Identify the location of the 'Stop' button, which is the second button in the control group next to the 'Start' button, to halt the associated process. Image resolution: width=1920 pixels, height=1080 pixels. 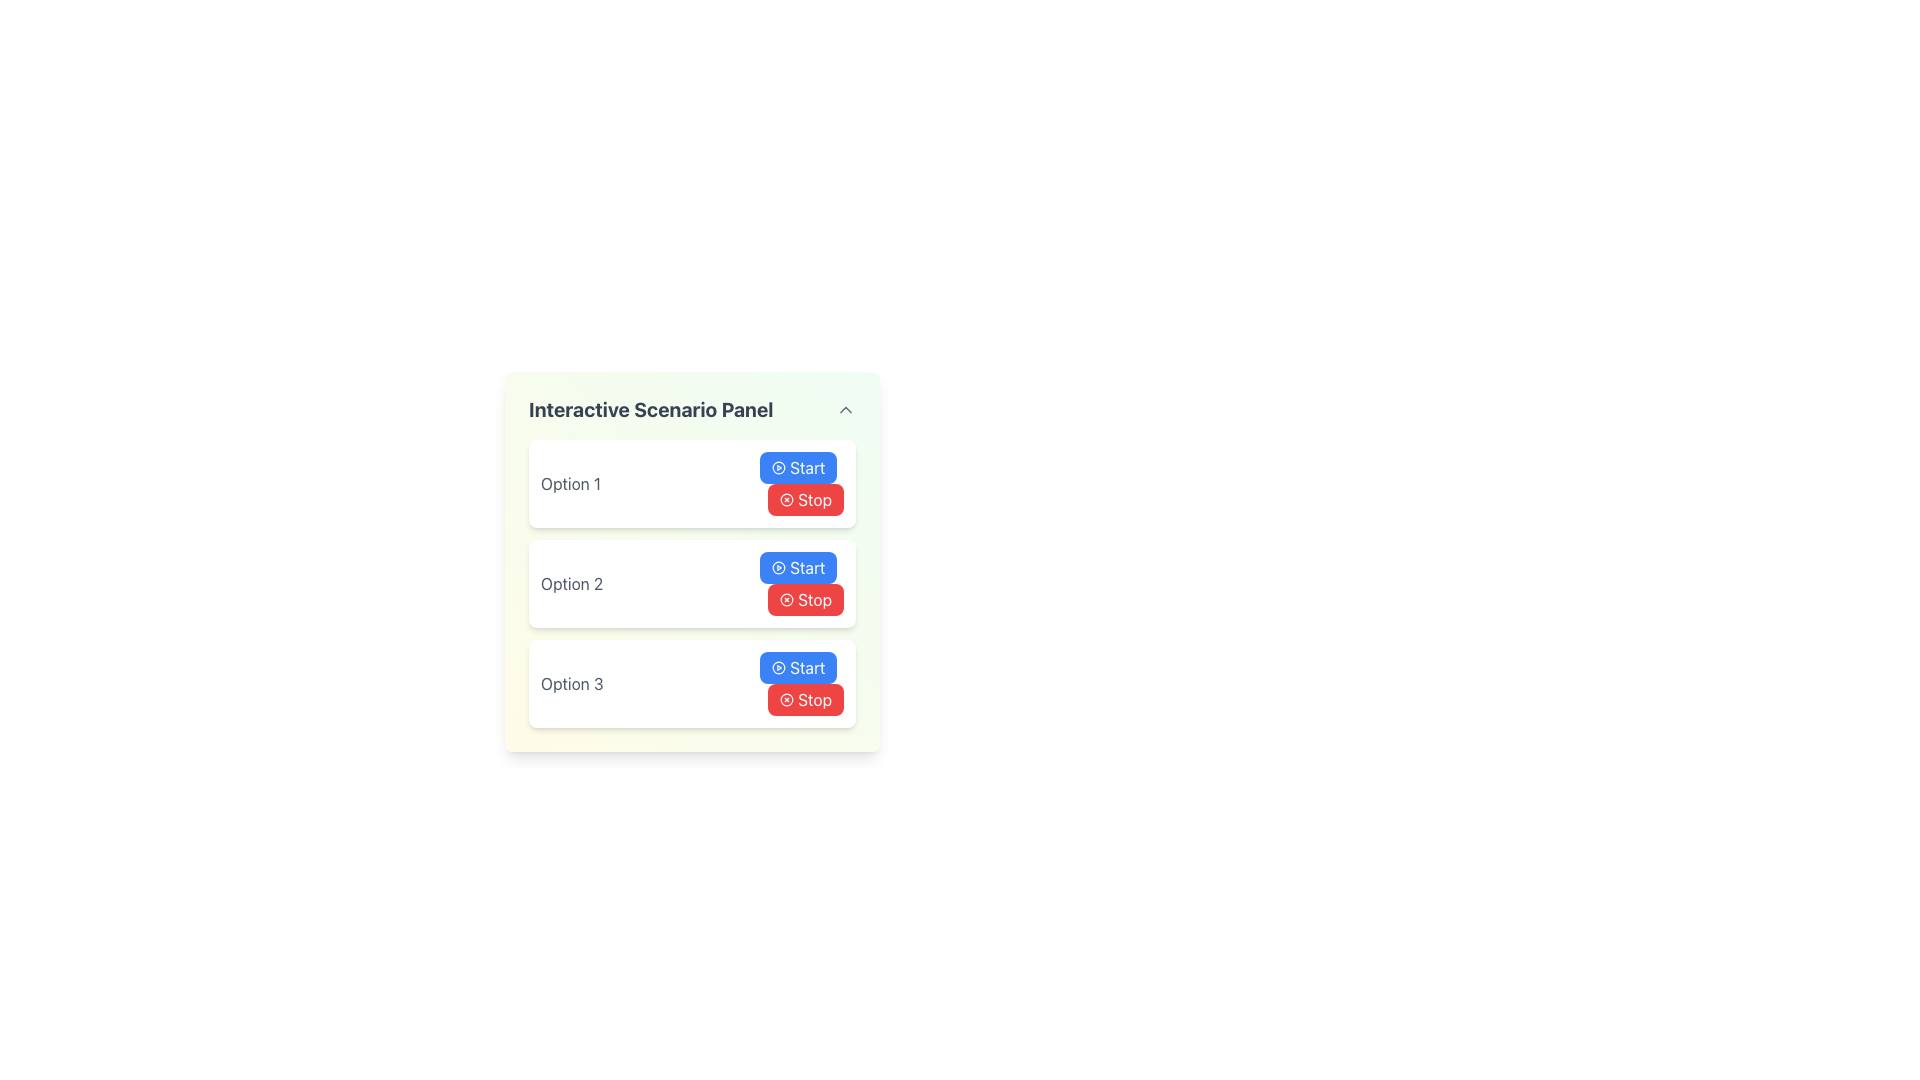
(806, 698).